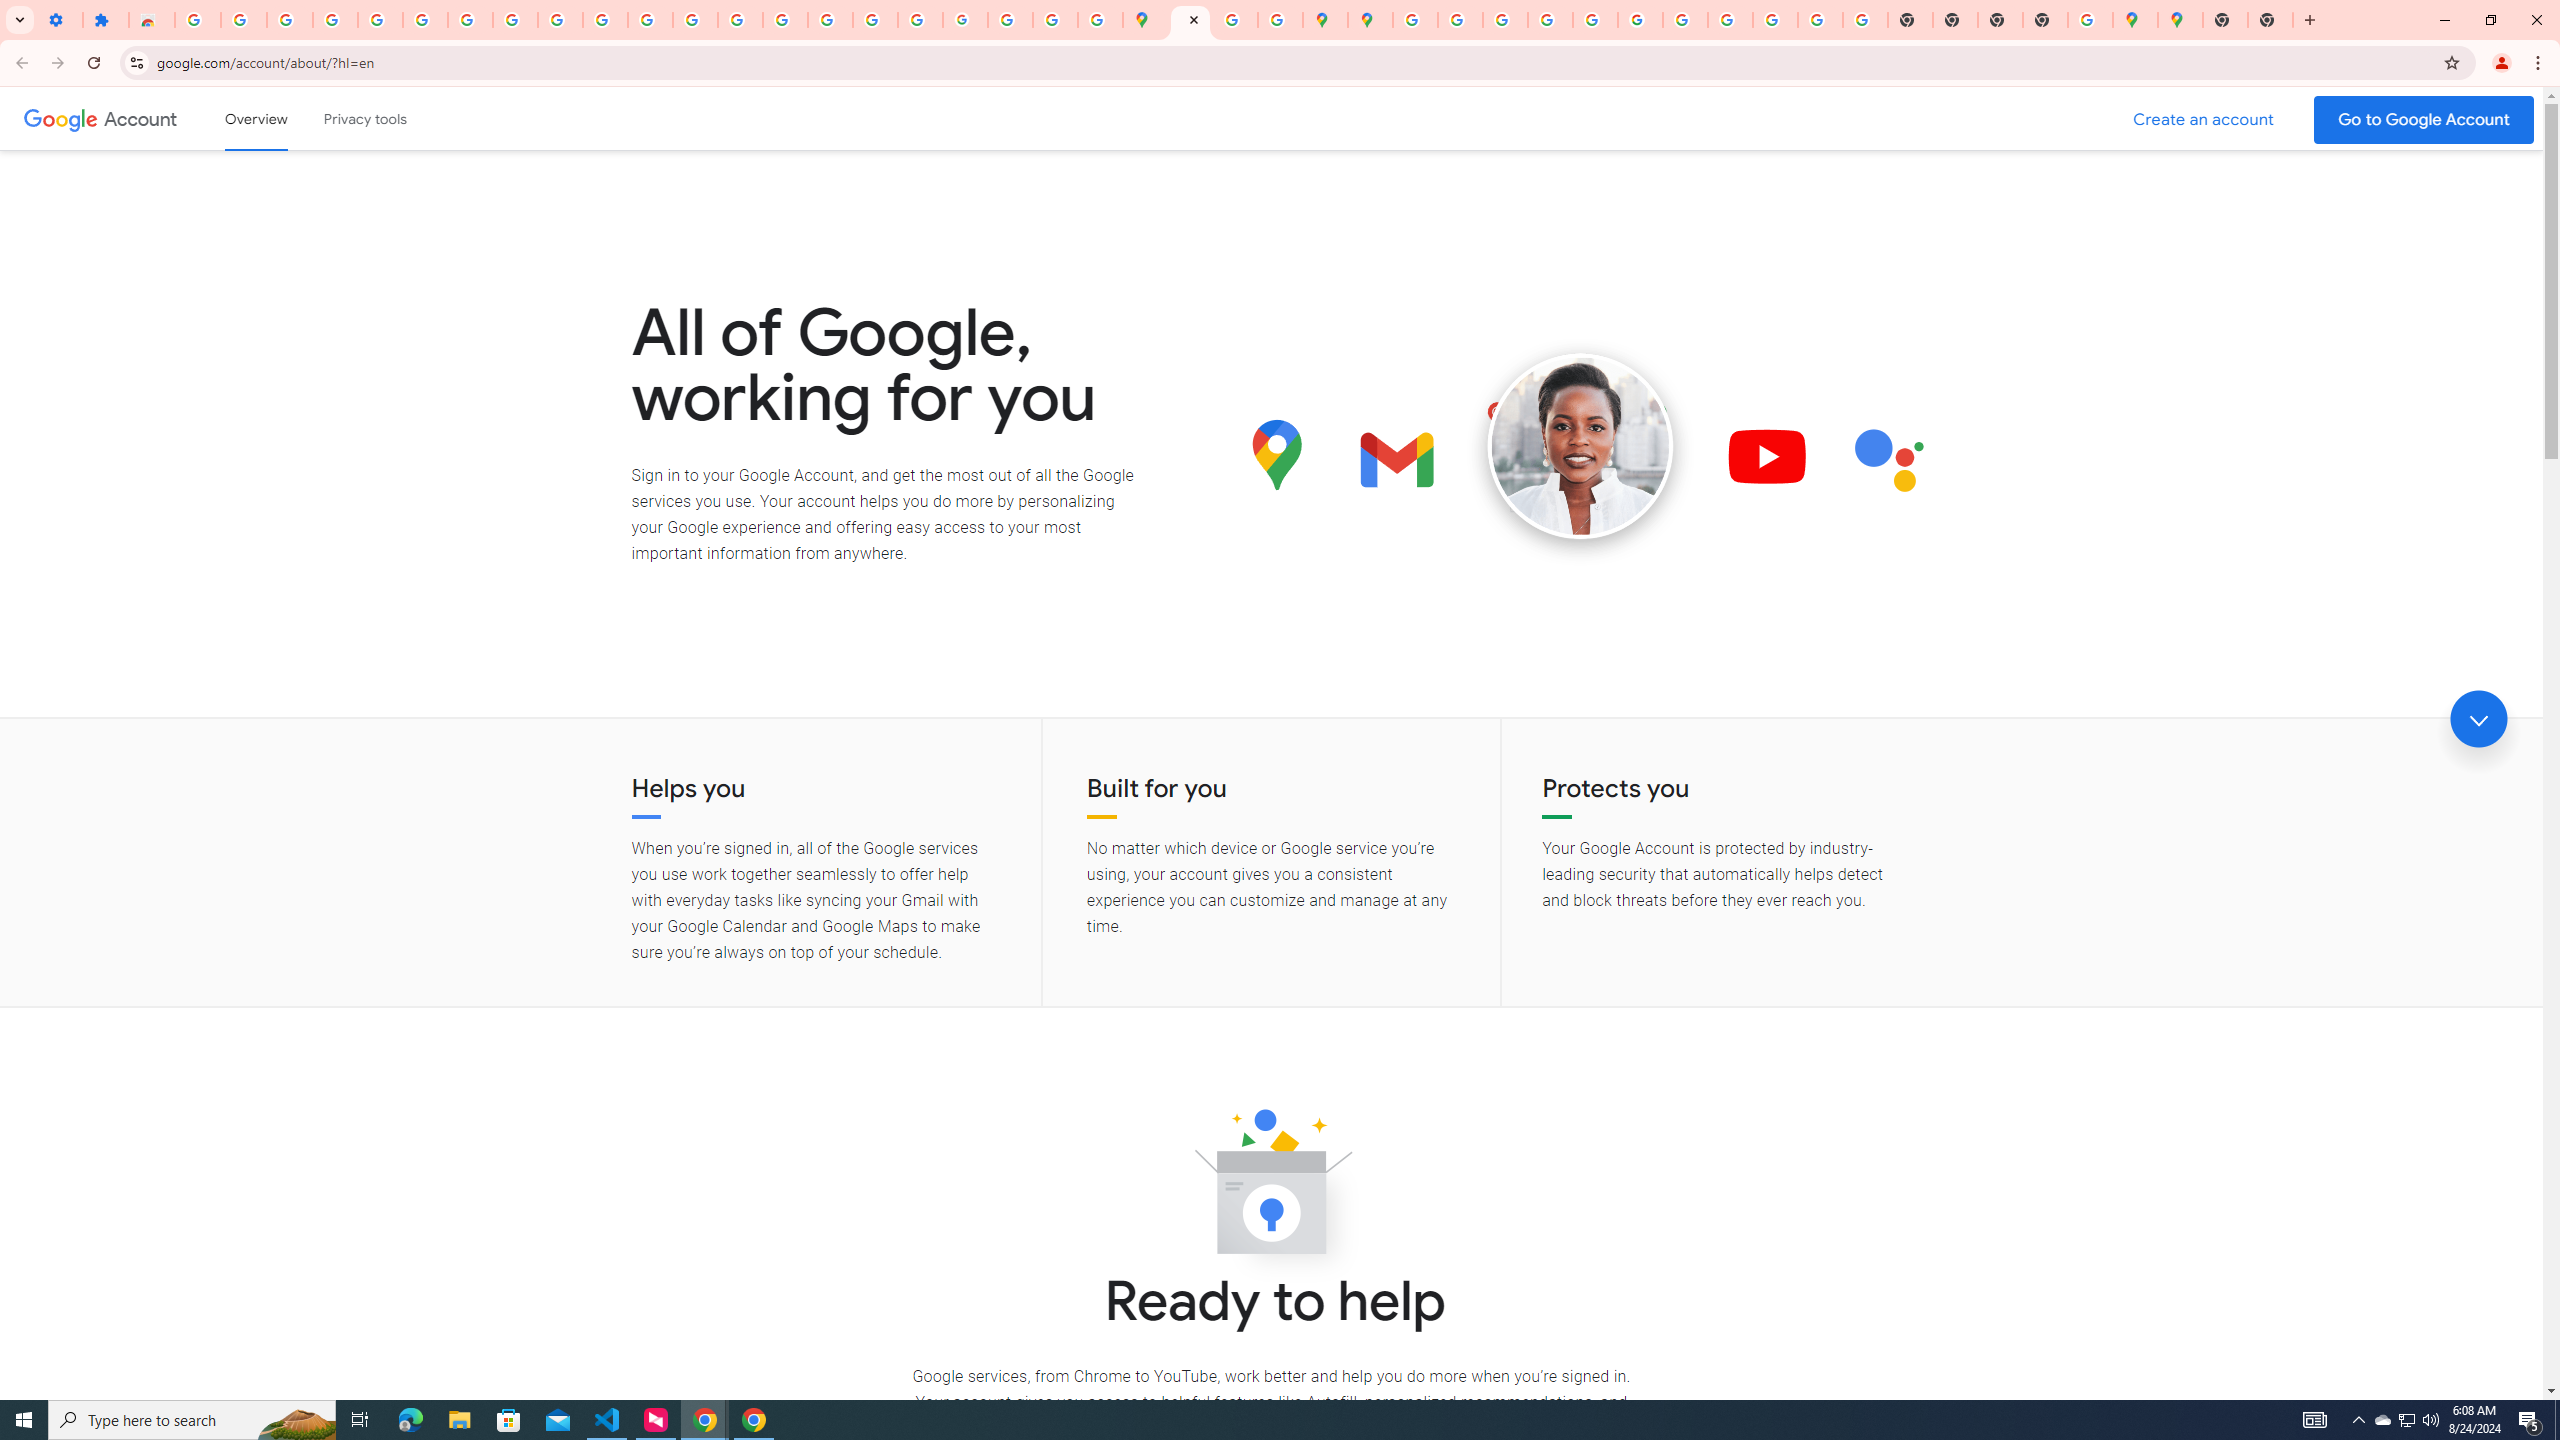 The height and width of the screenshot is (1440, 2560). What do you see at coordinates (2424, 119) in the screenshot?
I see `'Go to your Google Account'` at bounding box center [2424, 119].